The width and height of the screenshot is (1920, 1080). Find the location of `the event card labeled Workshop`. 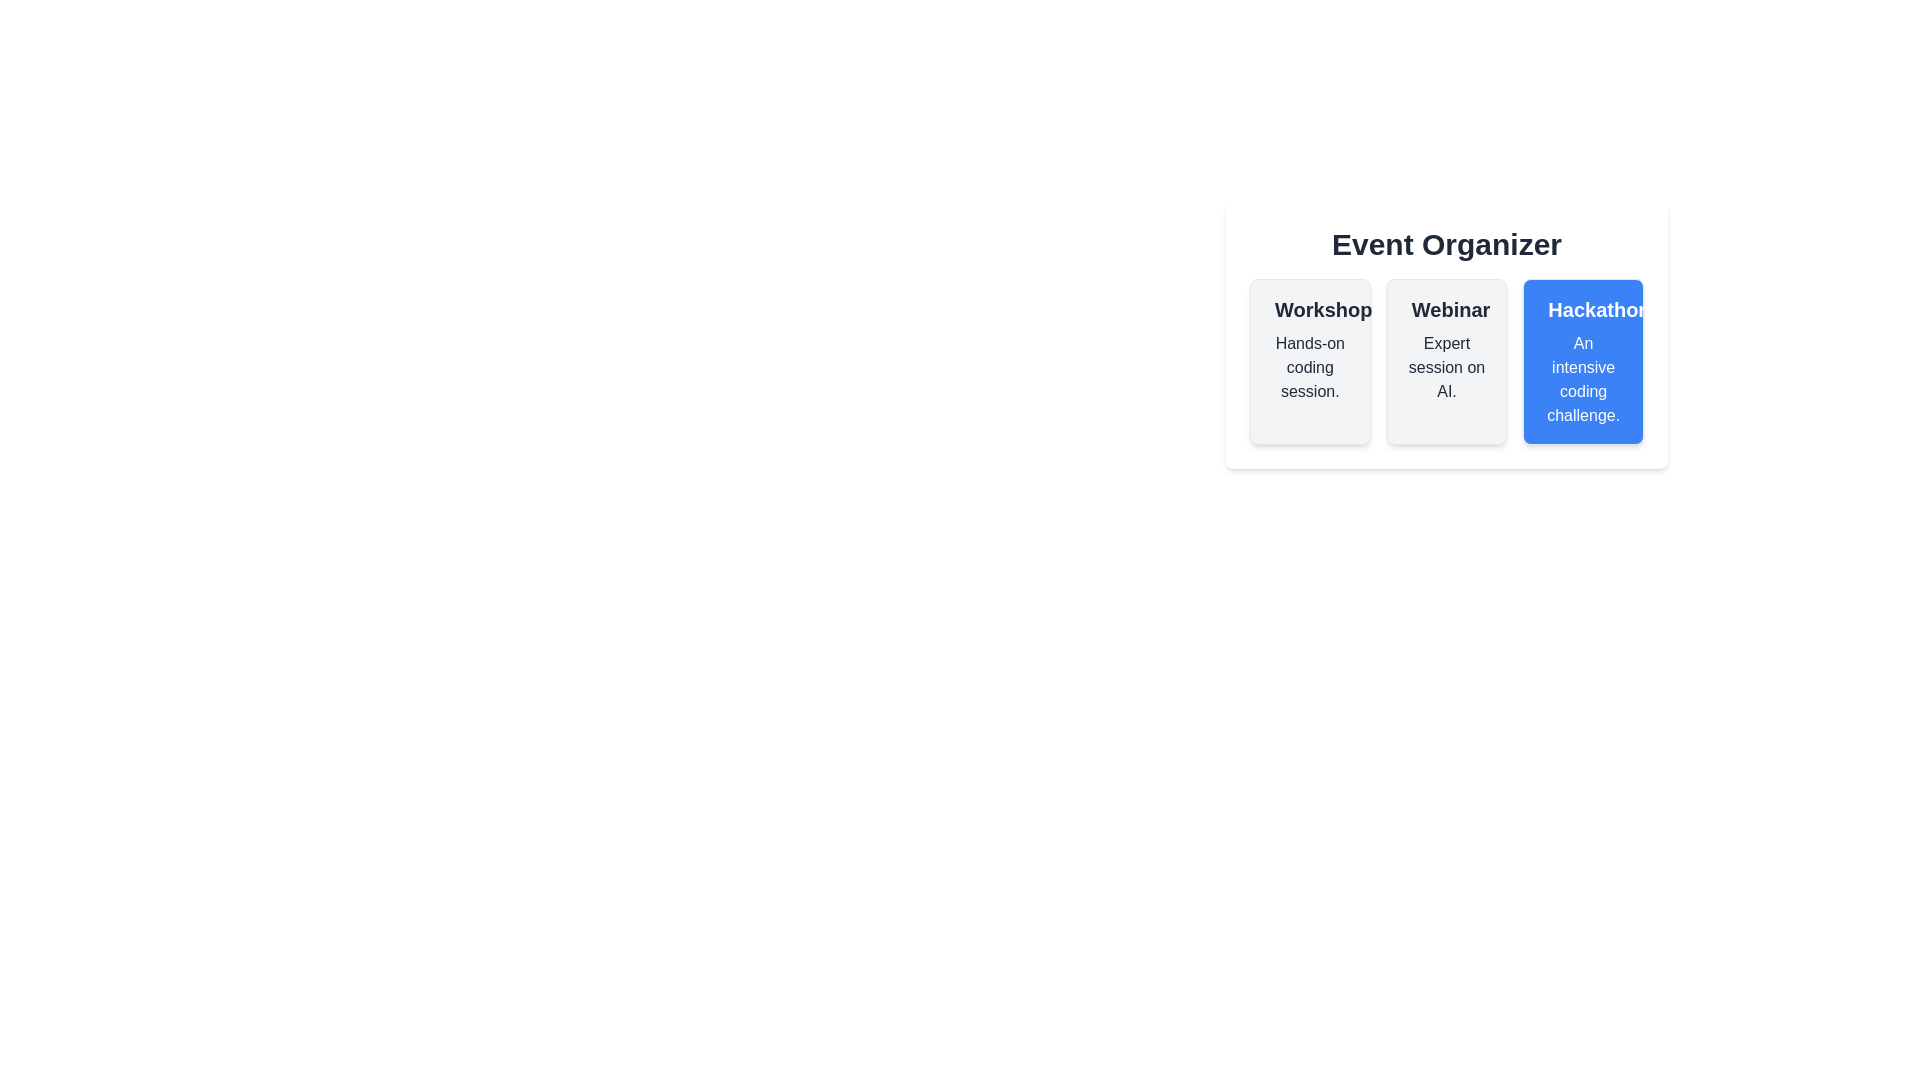

the event card labeled Workshop is located at coordinates (1310, 362).